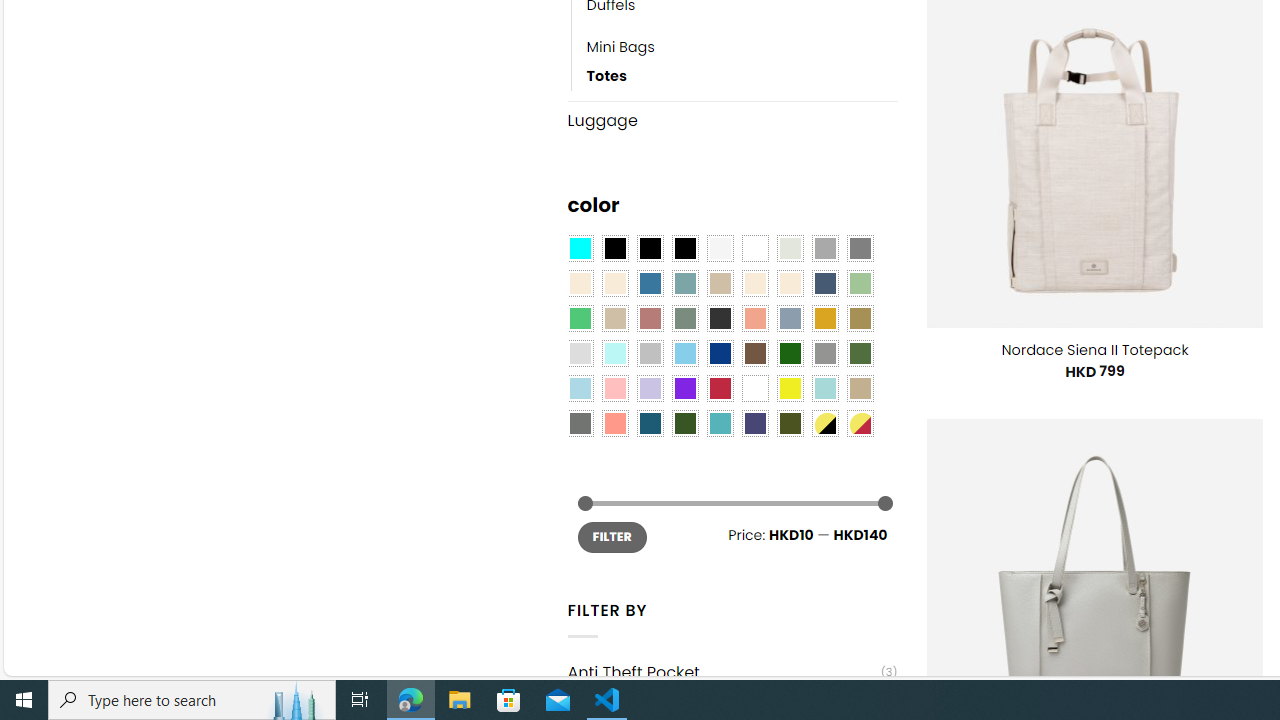 Image resolution: width=1280 pixels, height=720 pixels. Describe the element at coordinates (614, 248) in the screenshot. I see `'All Black'` at that location.